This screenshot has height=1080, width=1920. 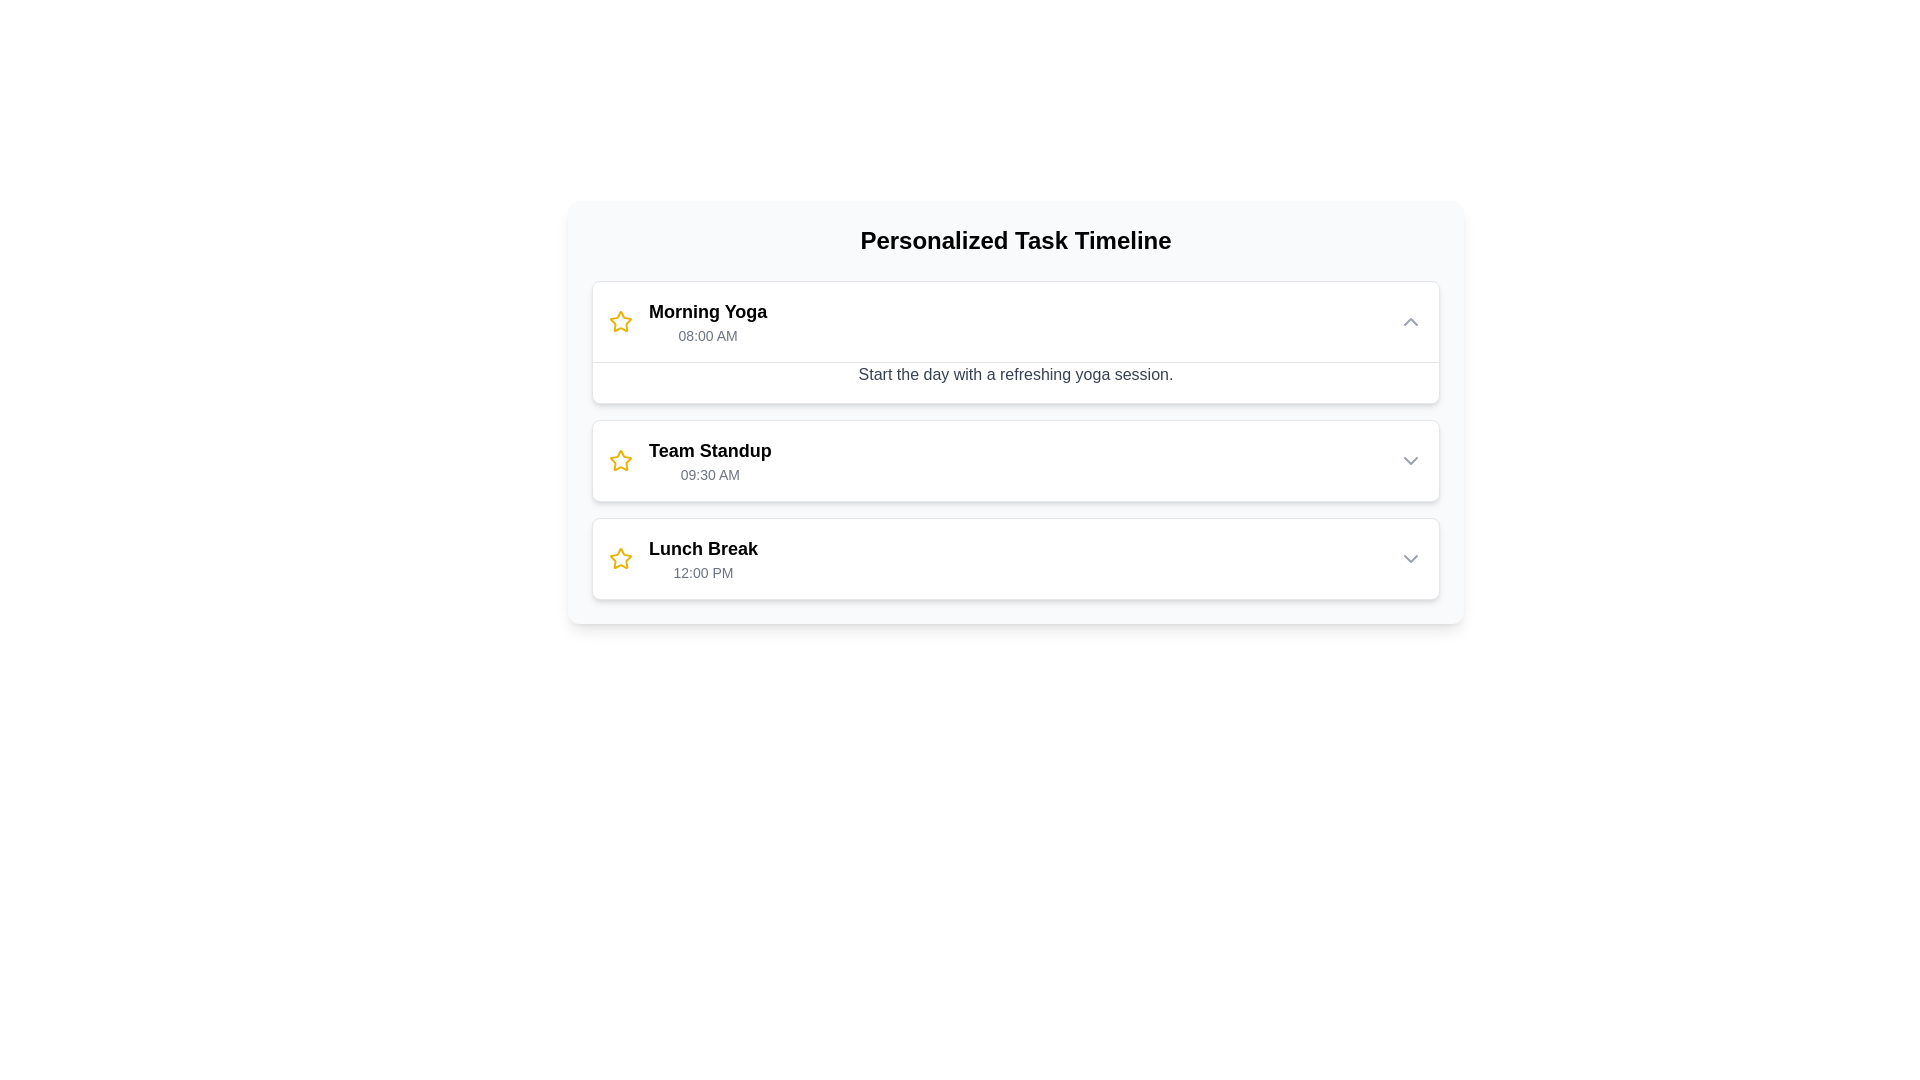 I want to click on the event titled 'Team Standup' scheduled at '09:30 AM' to interact or select it, so click(x=690, y=461).